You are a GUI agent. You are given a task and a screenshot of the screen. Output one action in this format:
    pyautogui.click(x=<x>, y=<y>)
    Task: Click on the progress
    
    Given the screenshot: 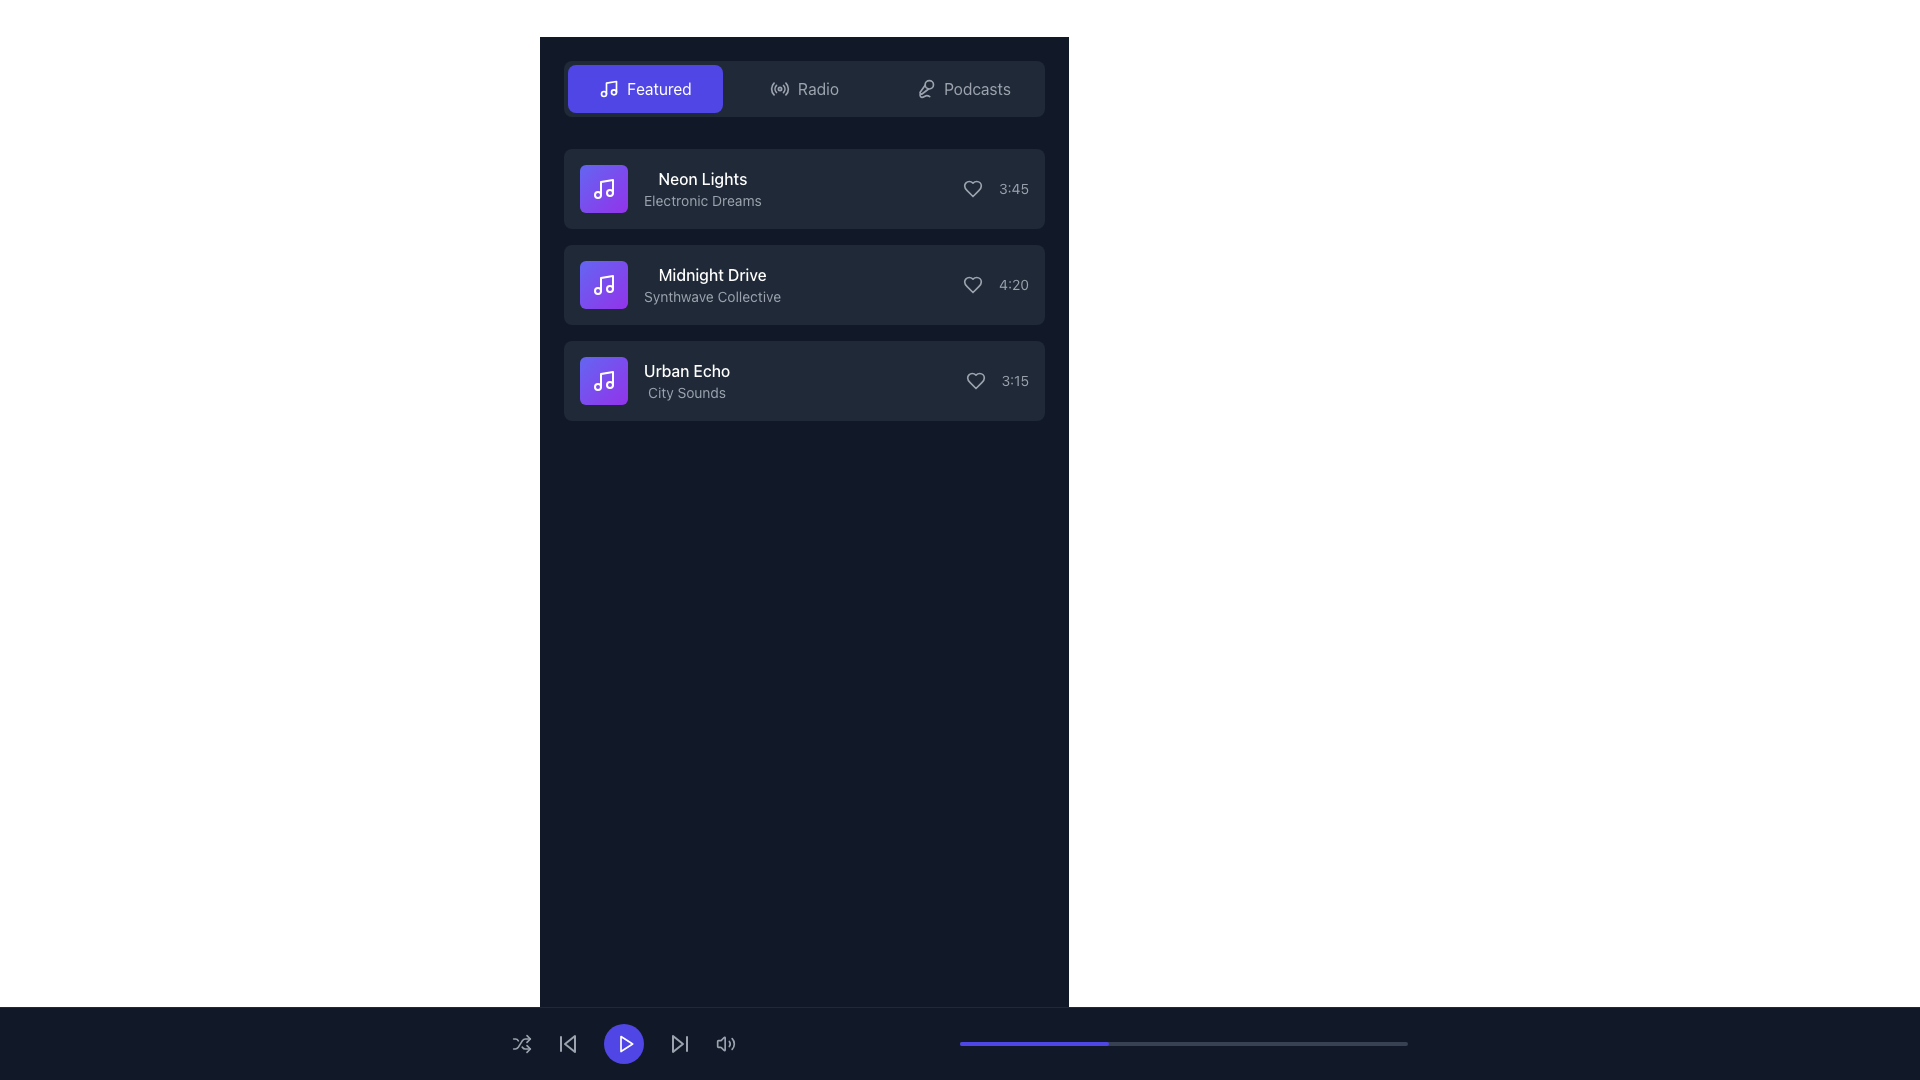 What is the action you would take?
    pyautogui.click(x=982, y=1043)
    